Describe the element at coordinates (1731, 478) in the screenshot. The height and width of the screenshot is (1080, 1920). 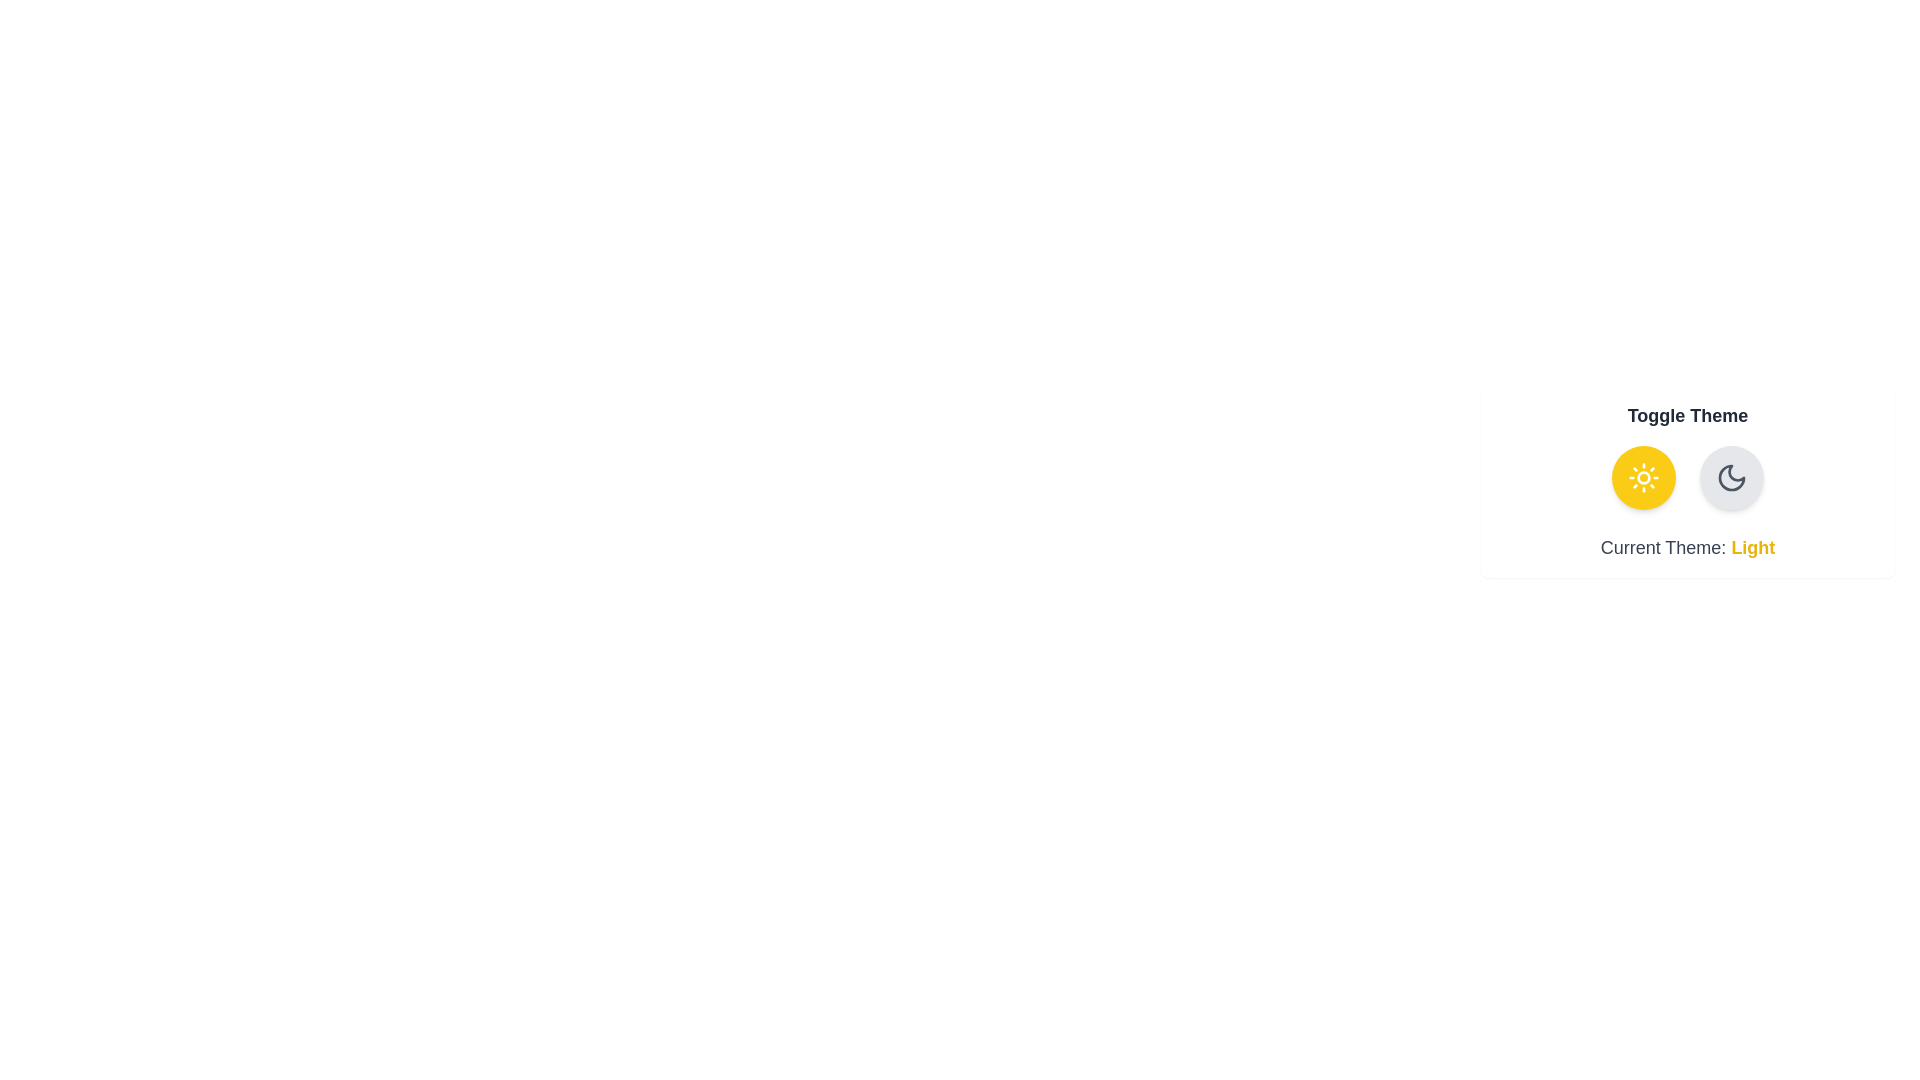
I see `the theme button for dark theme to observe the animation effect` at that location.